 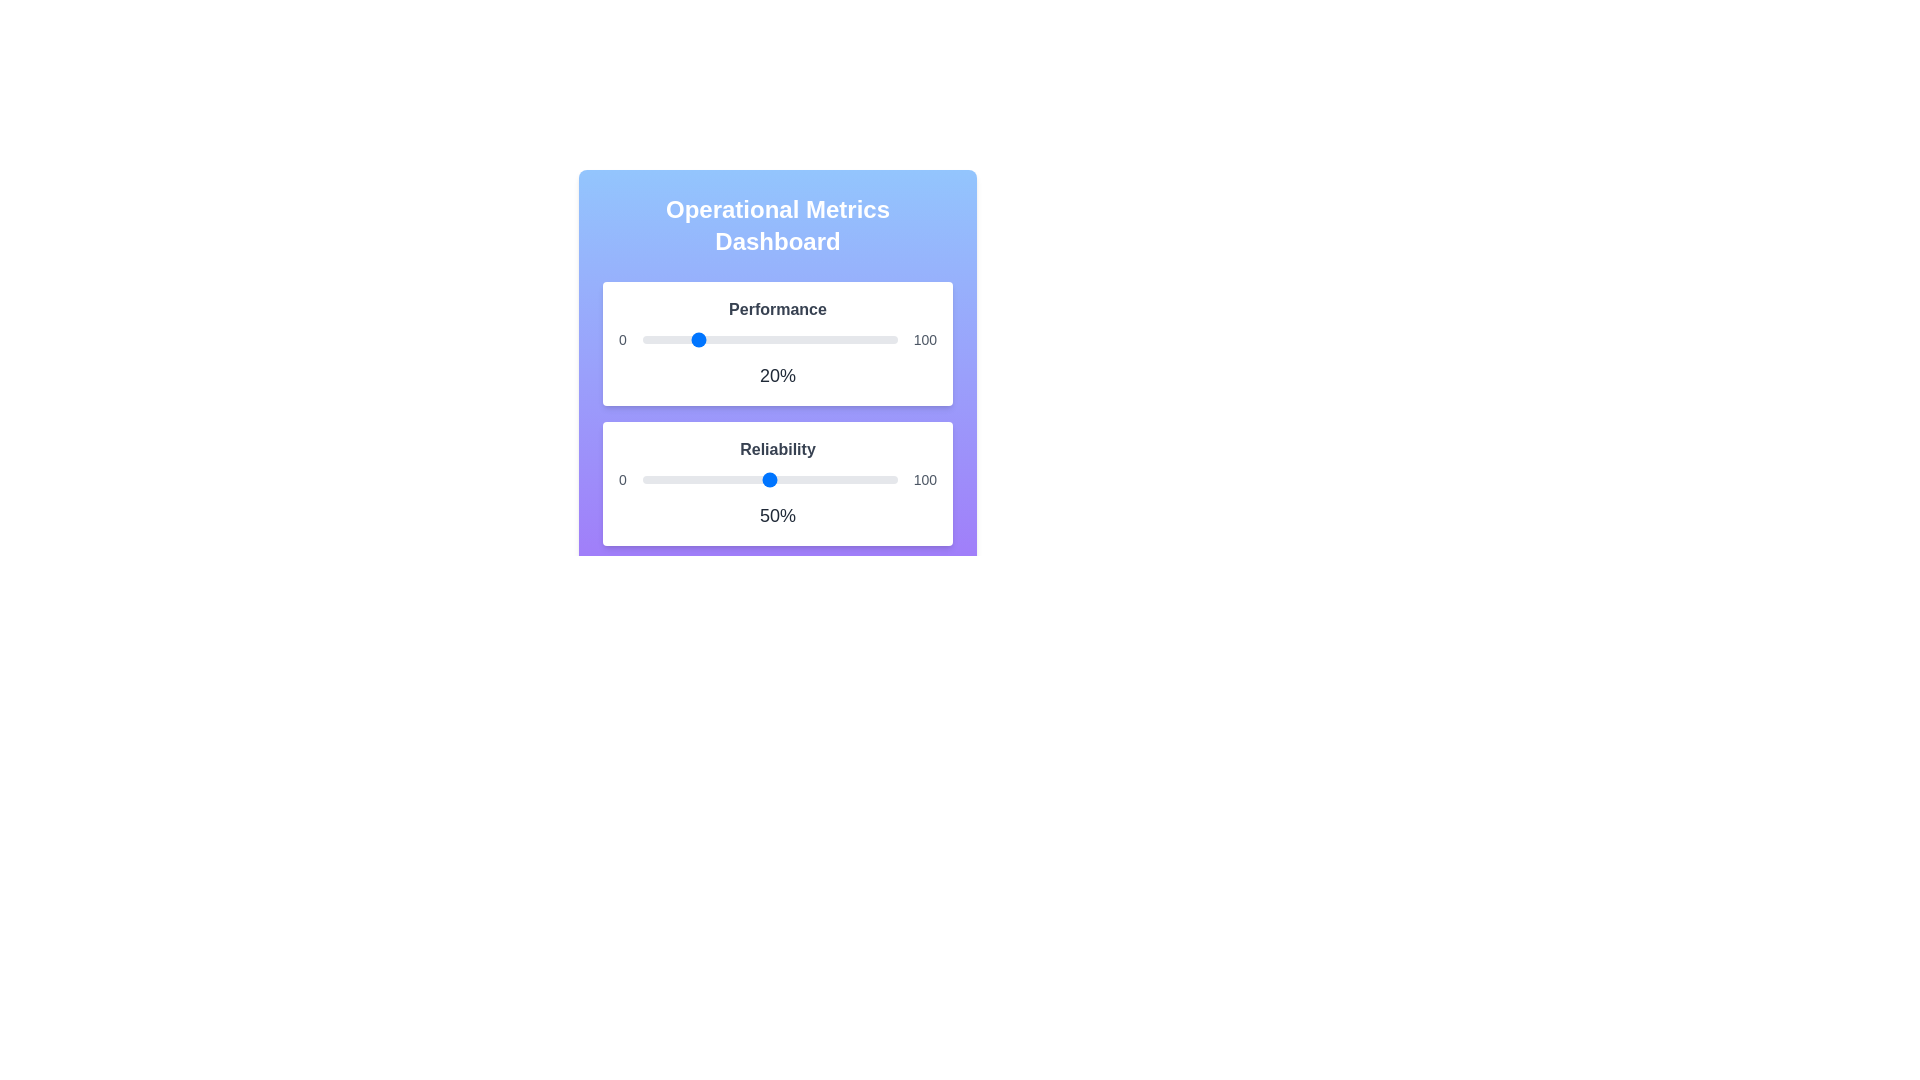 I want to click on the reliability value, so click(x=818, y=479).